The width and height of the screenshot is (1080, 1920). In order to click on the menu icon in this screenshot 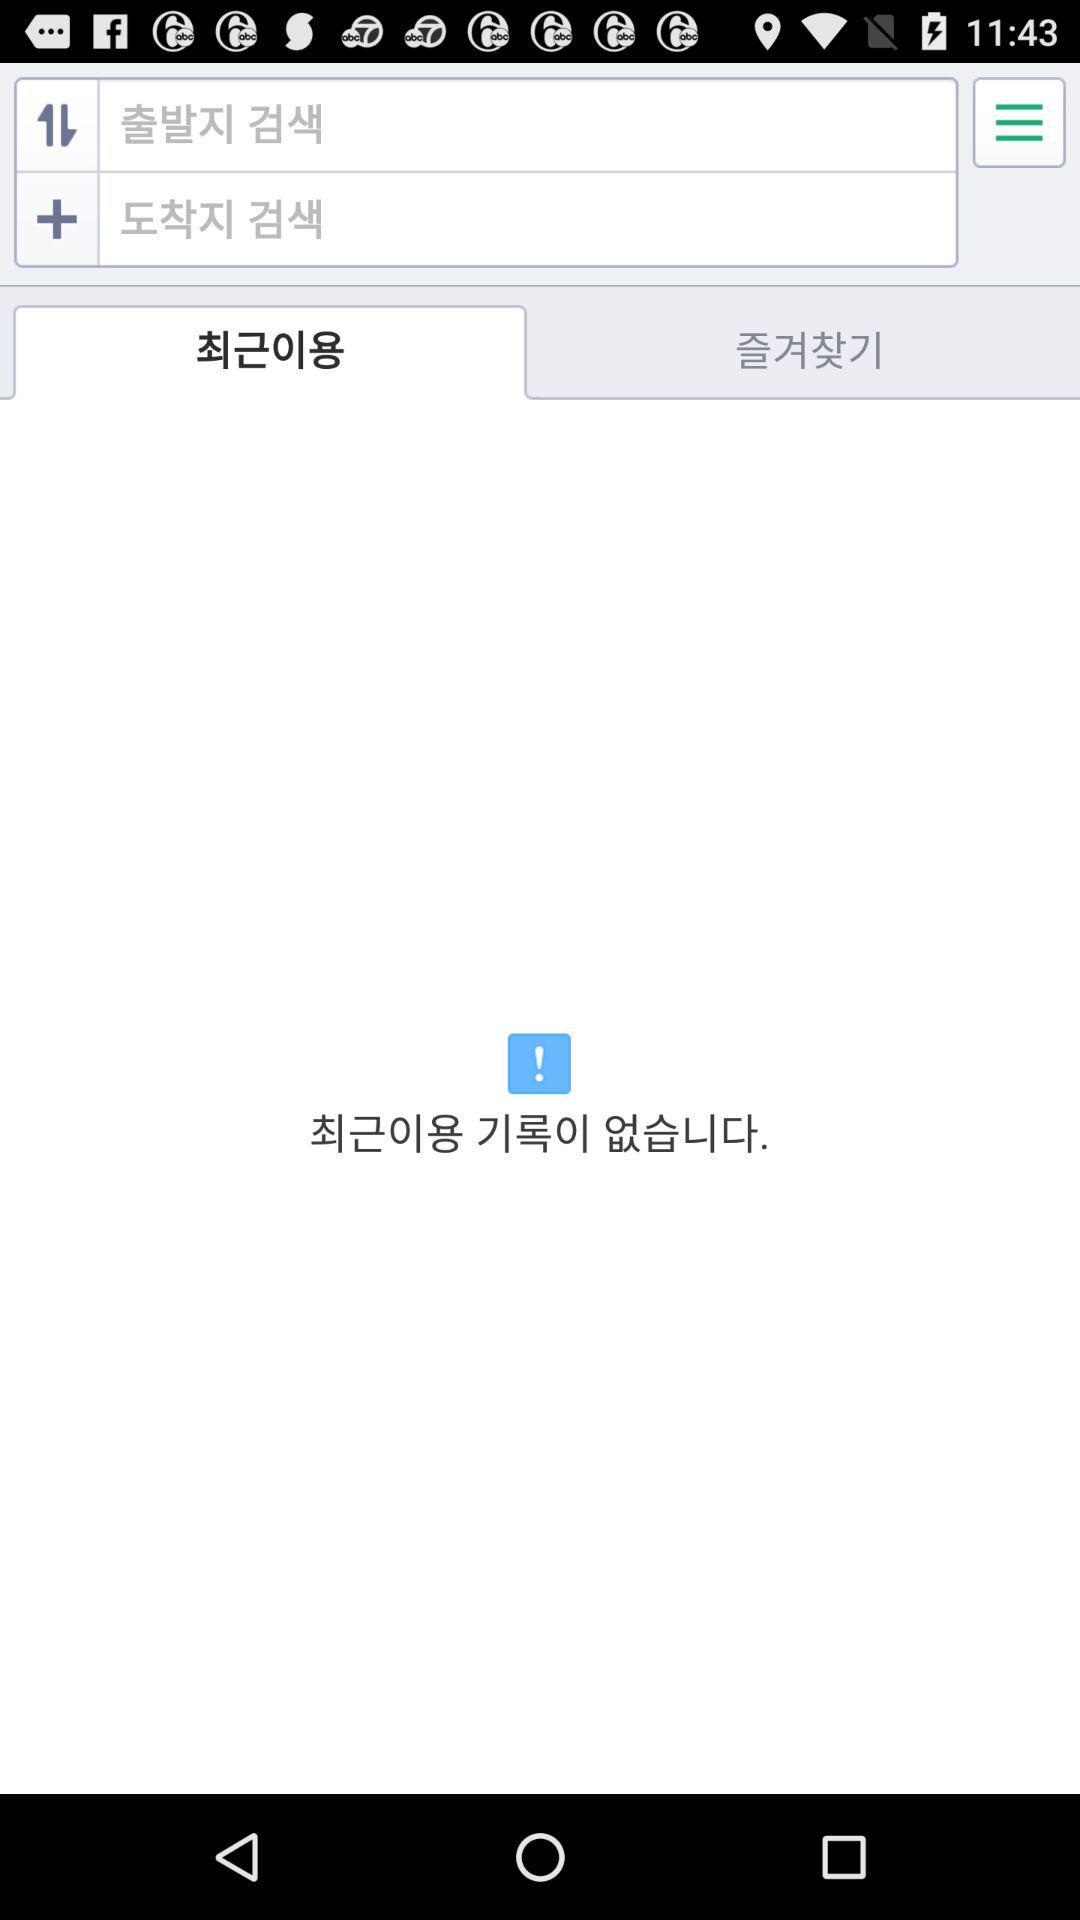, I will do `click(1019, 130)`.